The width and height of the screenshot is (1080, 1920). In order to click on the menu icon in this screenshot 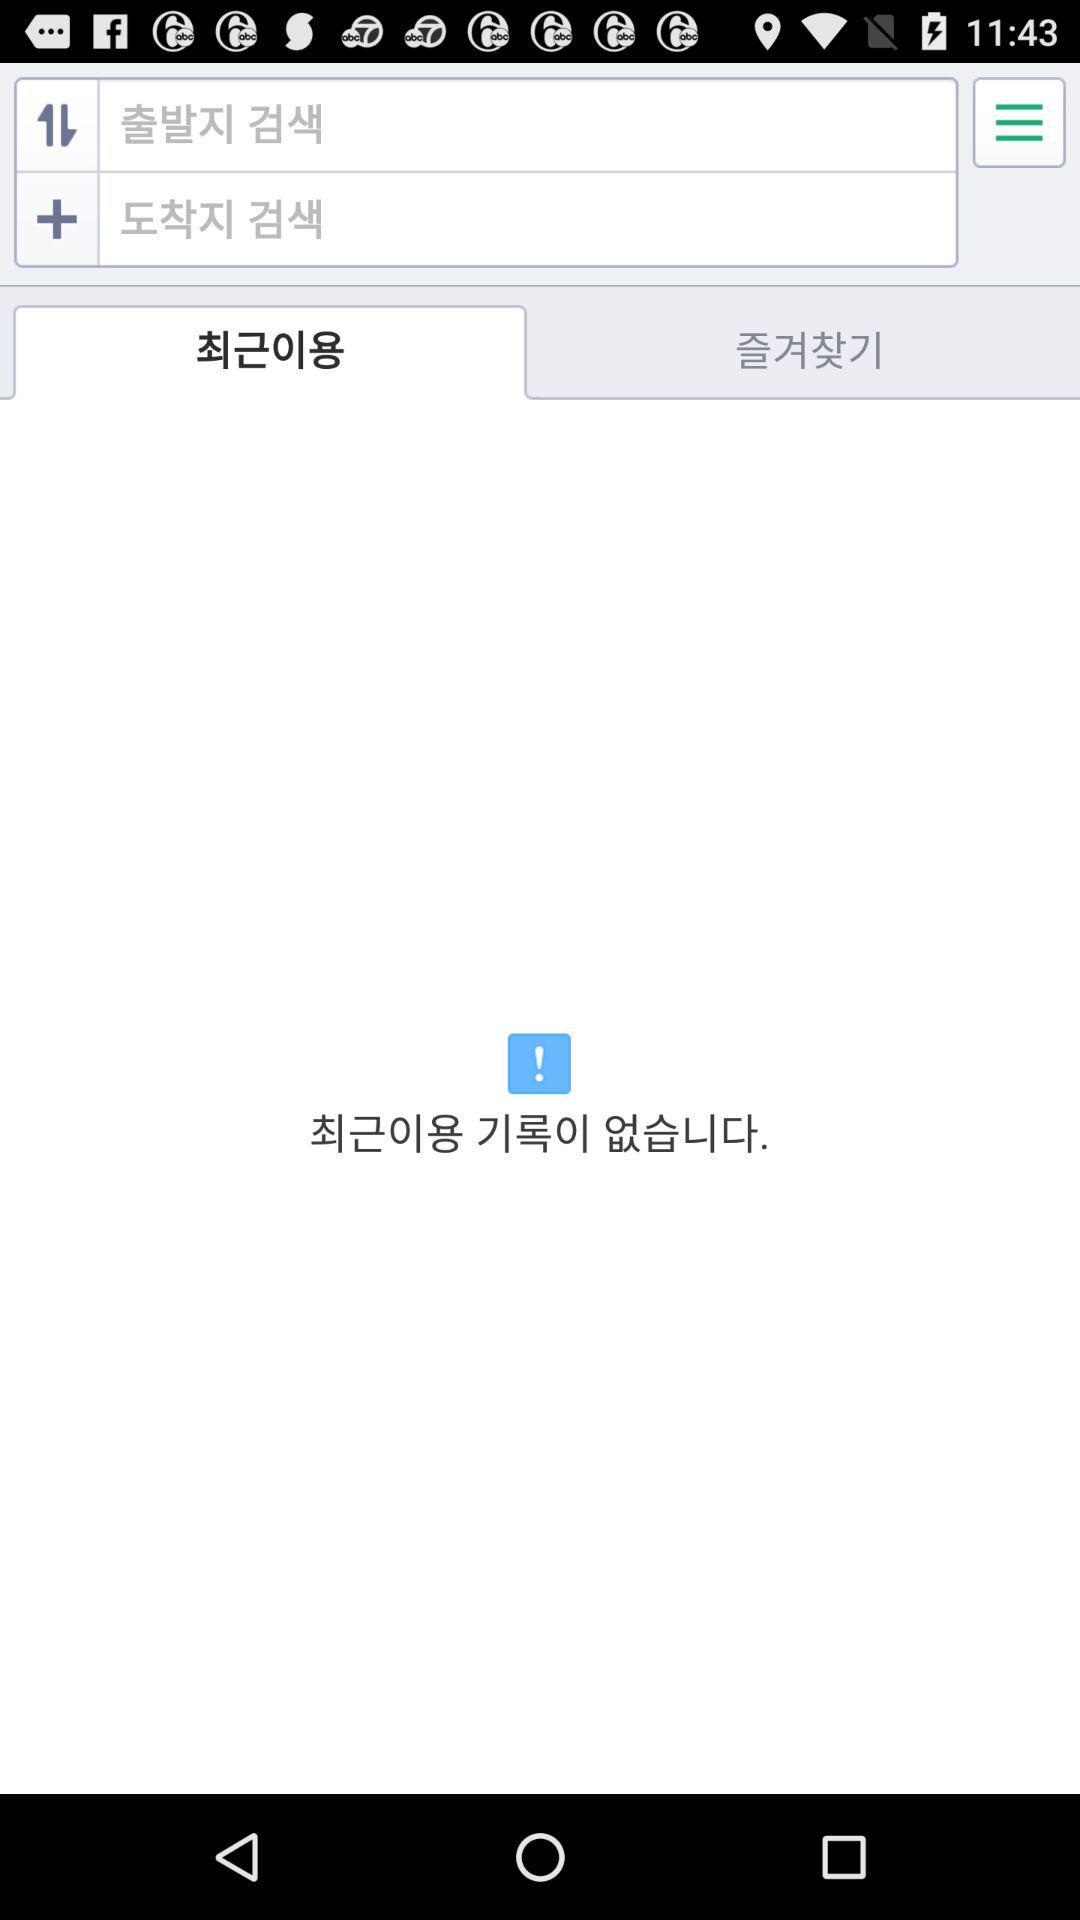, I will do `click(1019, 130)`.